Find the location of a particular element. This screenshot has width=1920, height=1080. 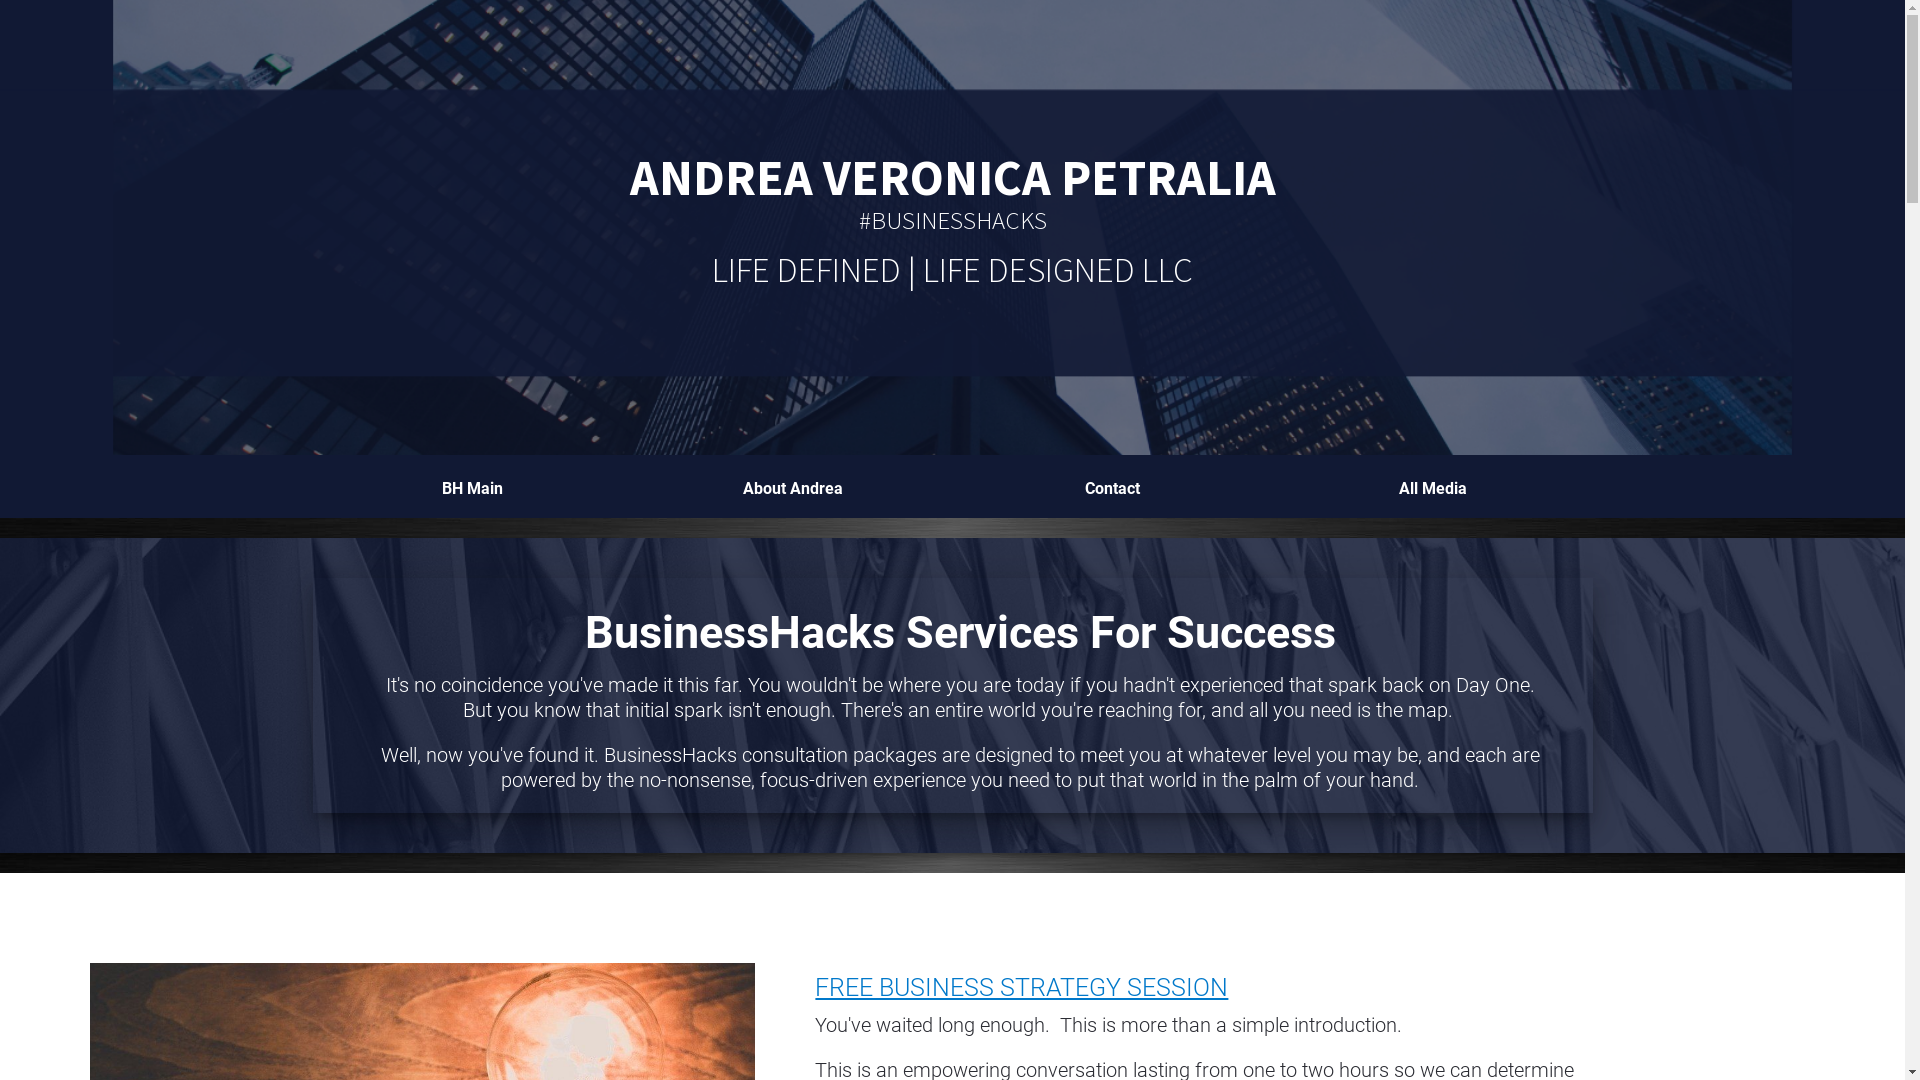

'FREE BUSINESS STRATEGY SESSION' is located at coordinates (1021, 986).